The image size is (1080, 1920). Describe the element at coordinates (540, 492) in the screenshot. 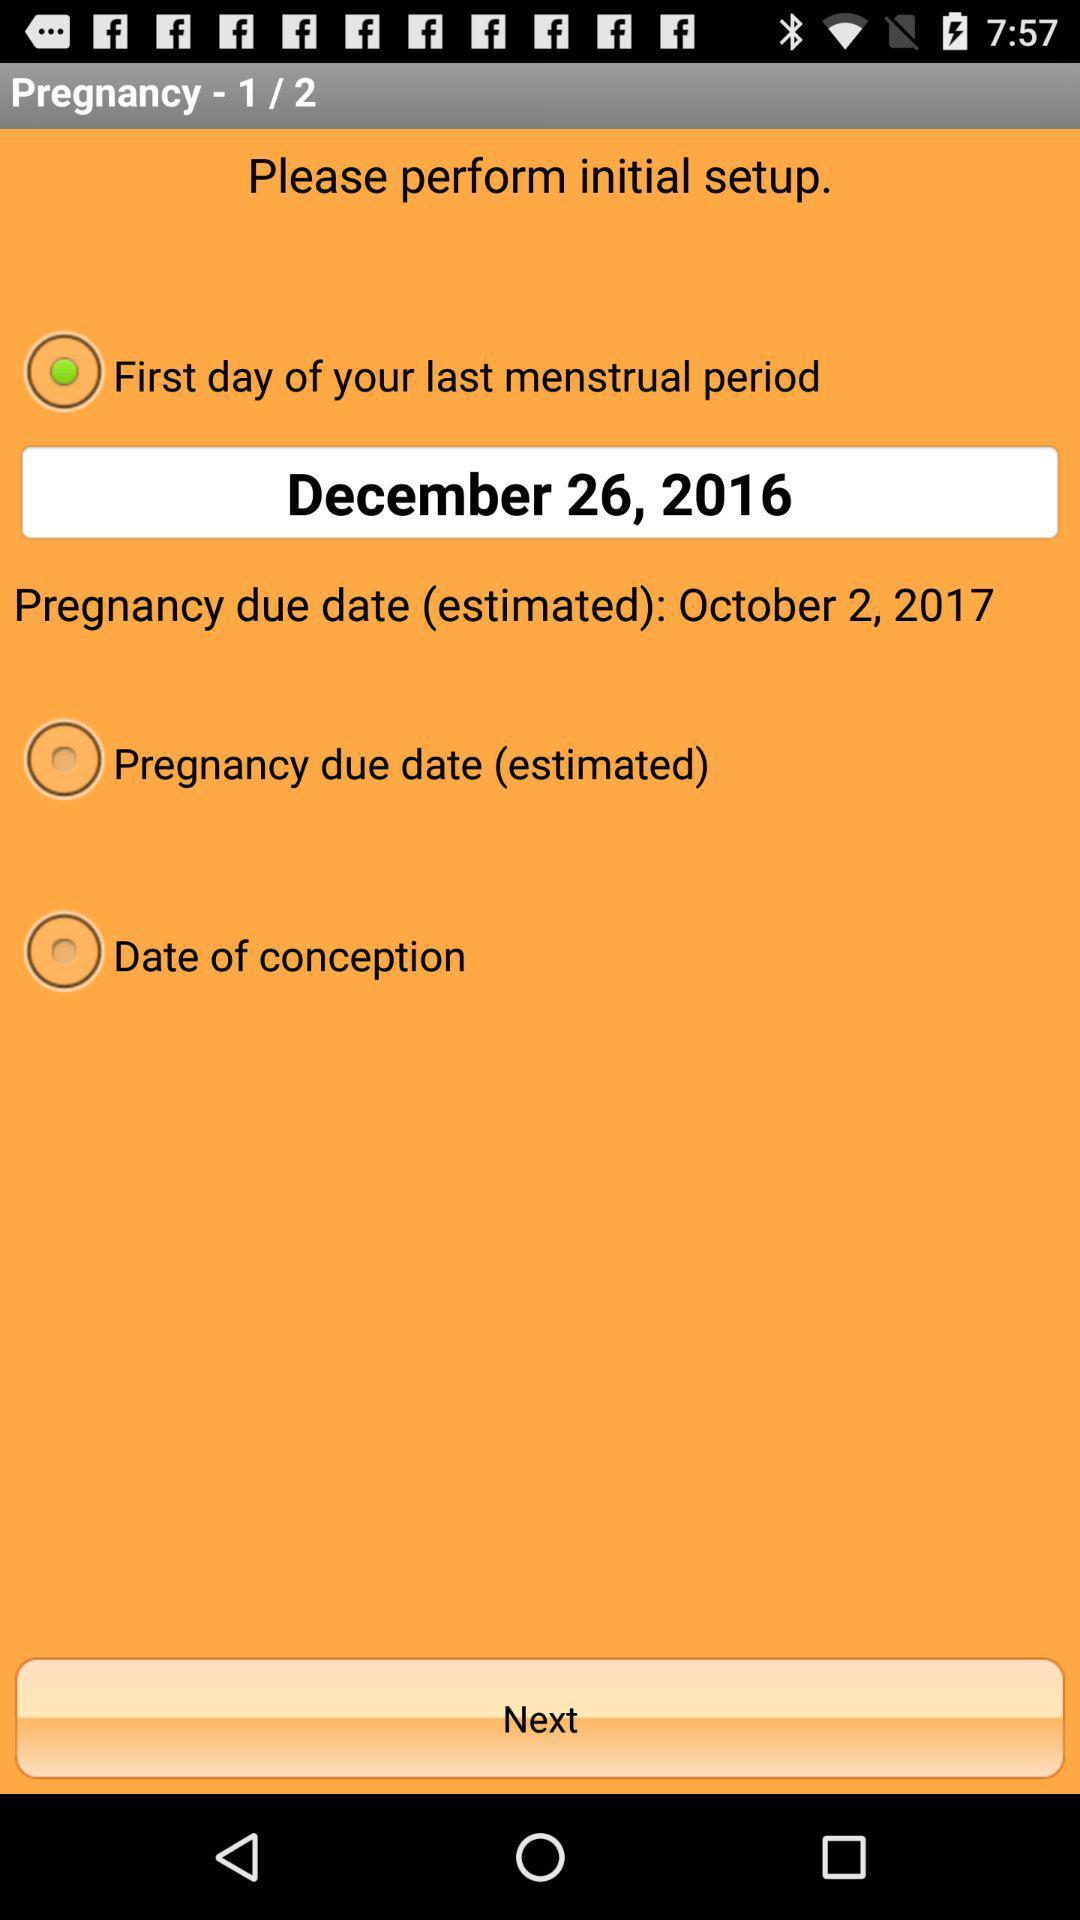

I see `the item below the first day of radio button` at that location.